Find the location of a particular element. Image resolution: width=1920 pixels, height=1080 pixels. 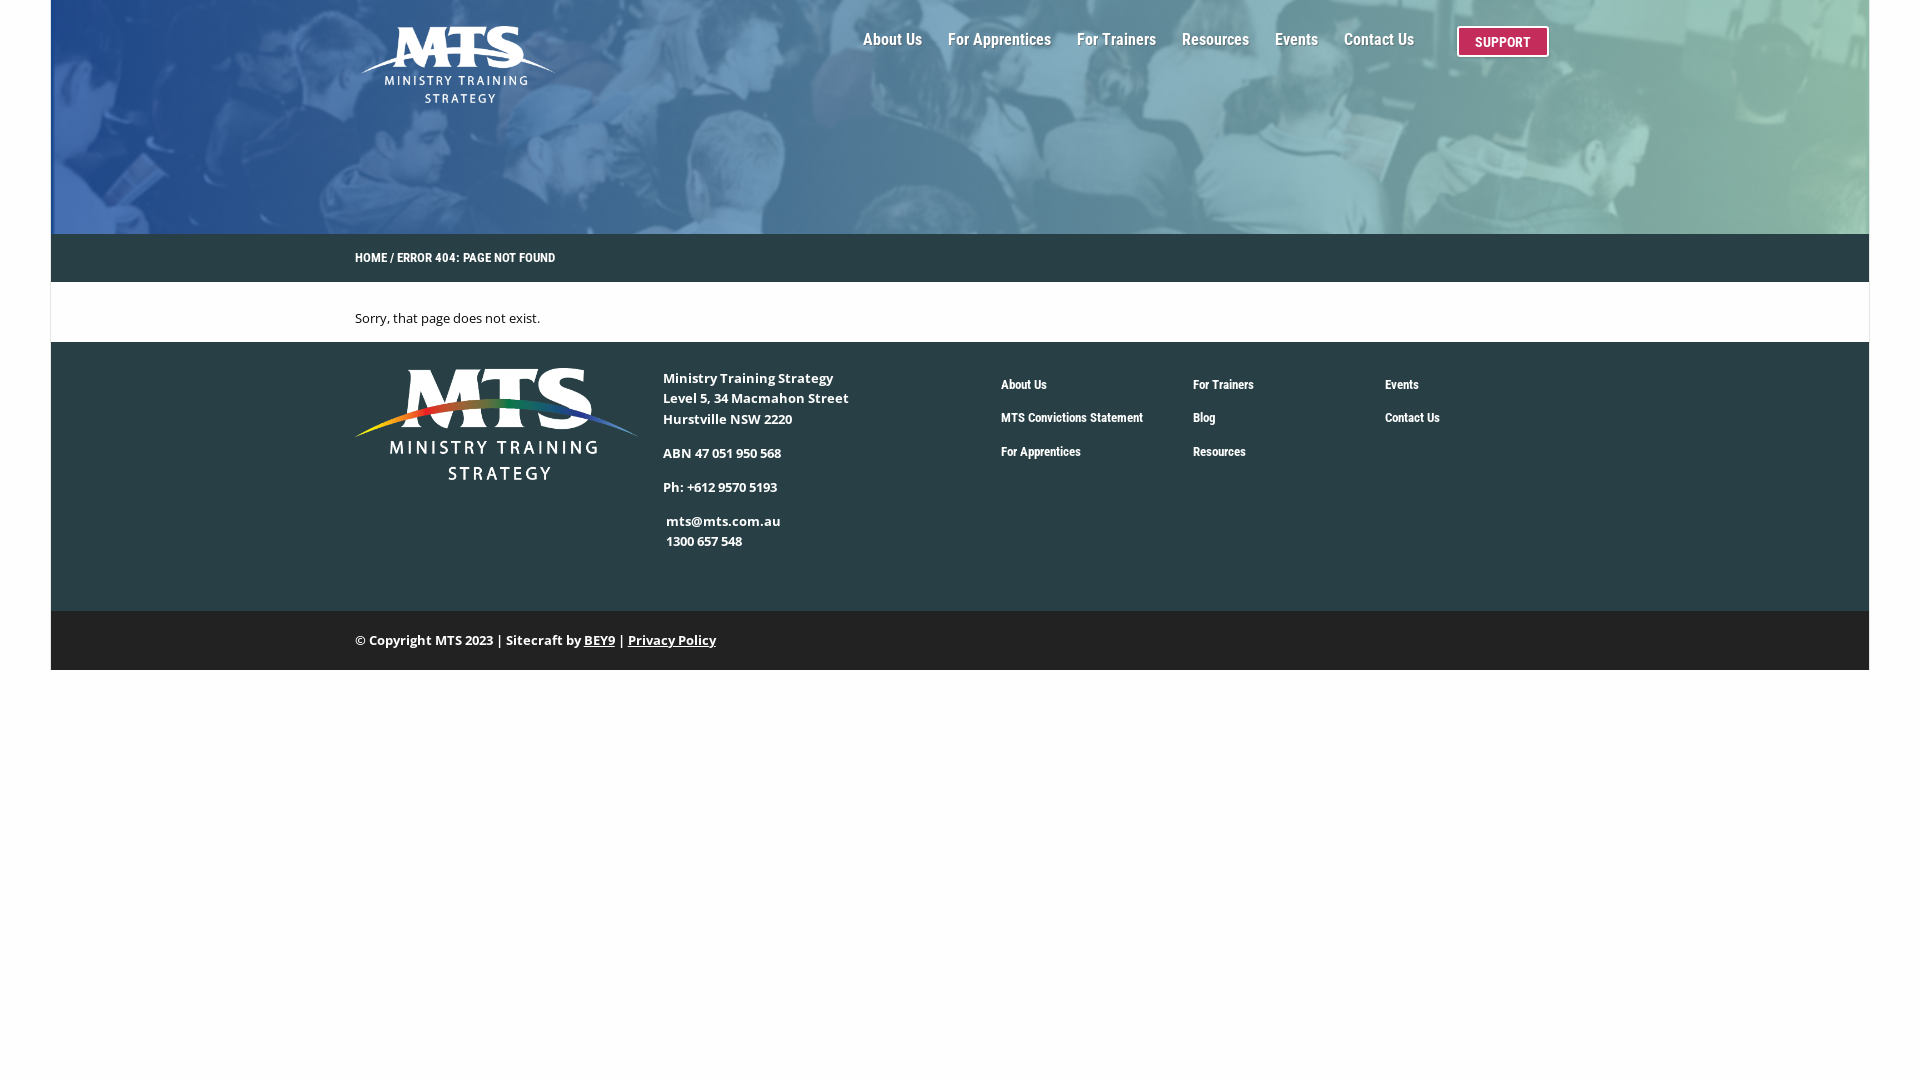

'For Trainers' is located at coordinates (1115, 46).